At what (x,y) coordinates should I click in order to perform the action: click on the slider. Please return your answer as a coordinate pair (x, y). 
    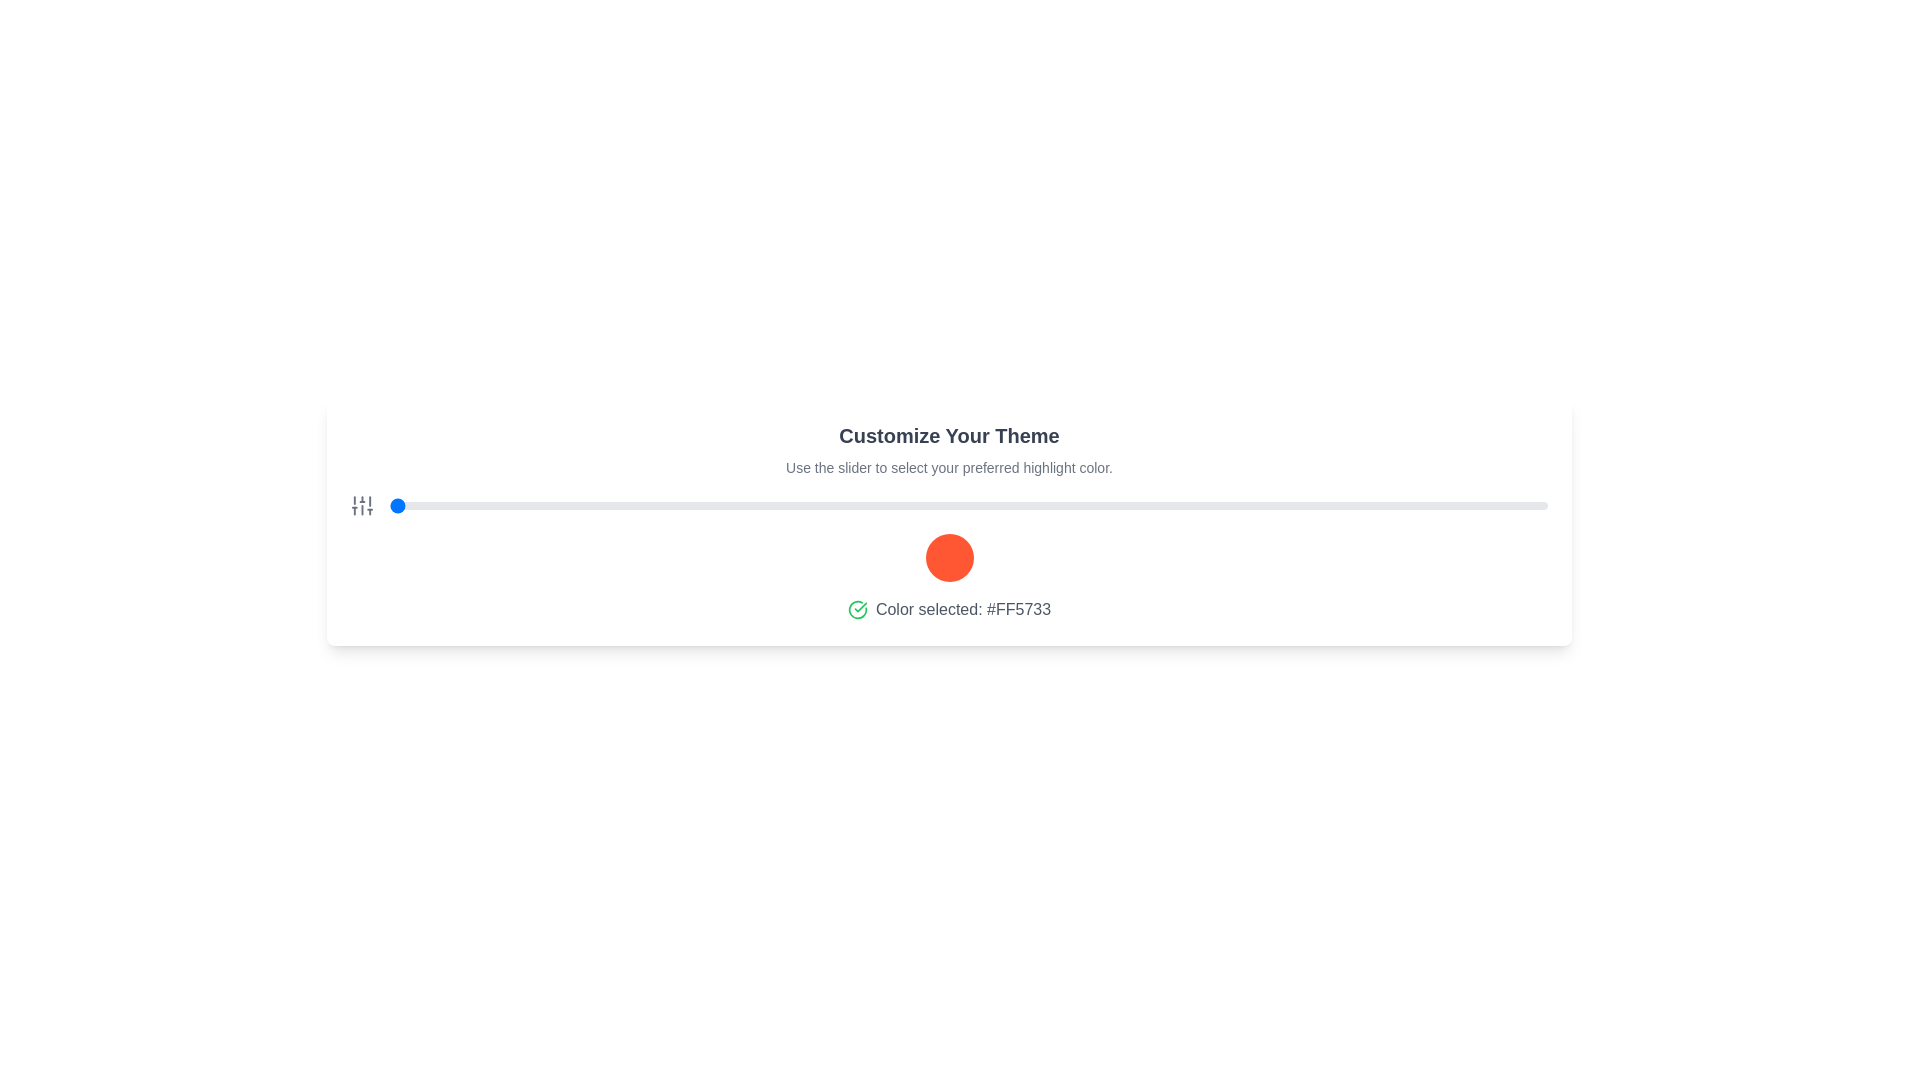
    Looking at the image, I should click on (627, 504).